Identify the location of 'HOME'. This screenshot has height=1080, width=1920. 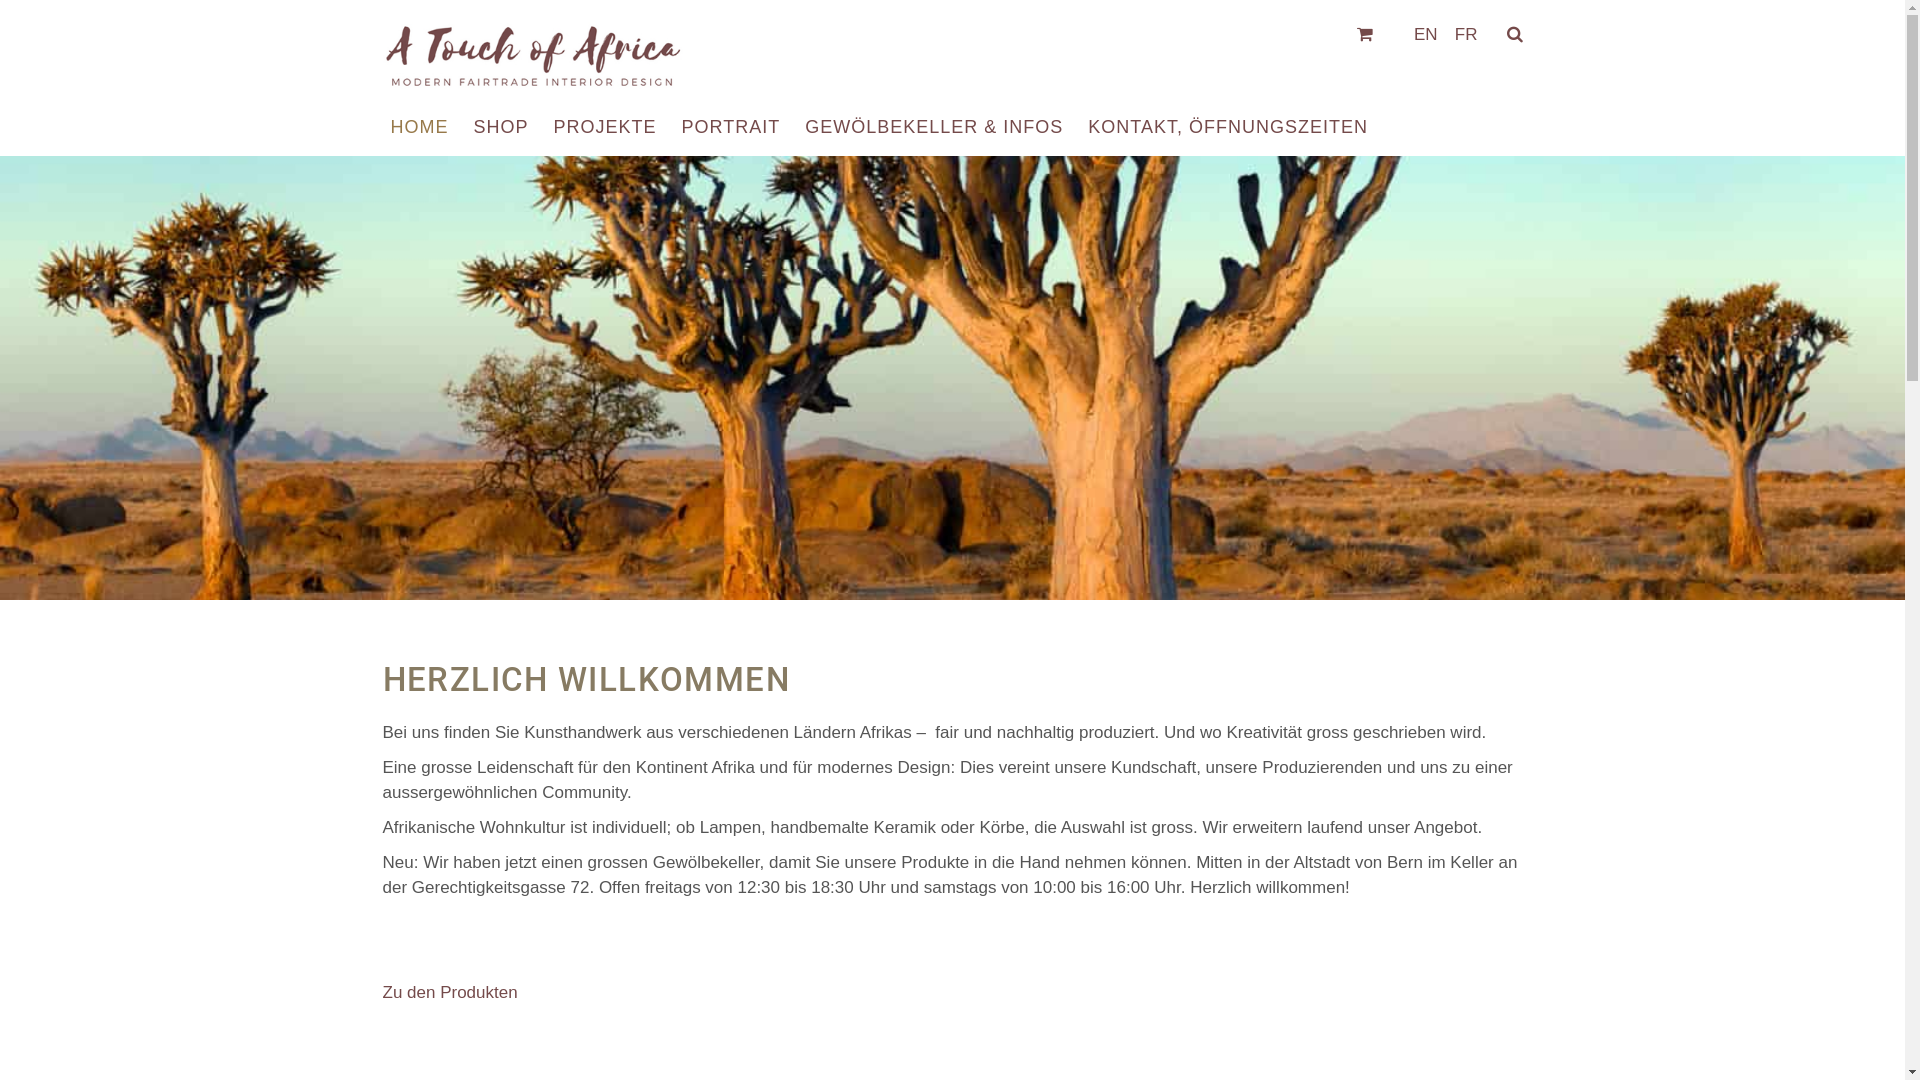
(417, 127).